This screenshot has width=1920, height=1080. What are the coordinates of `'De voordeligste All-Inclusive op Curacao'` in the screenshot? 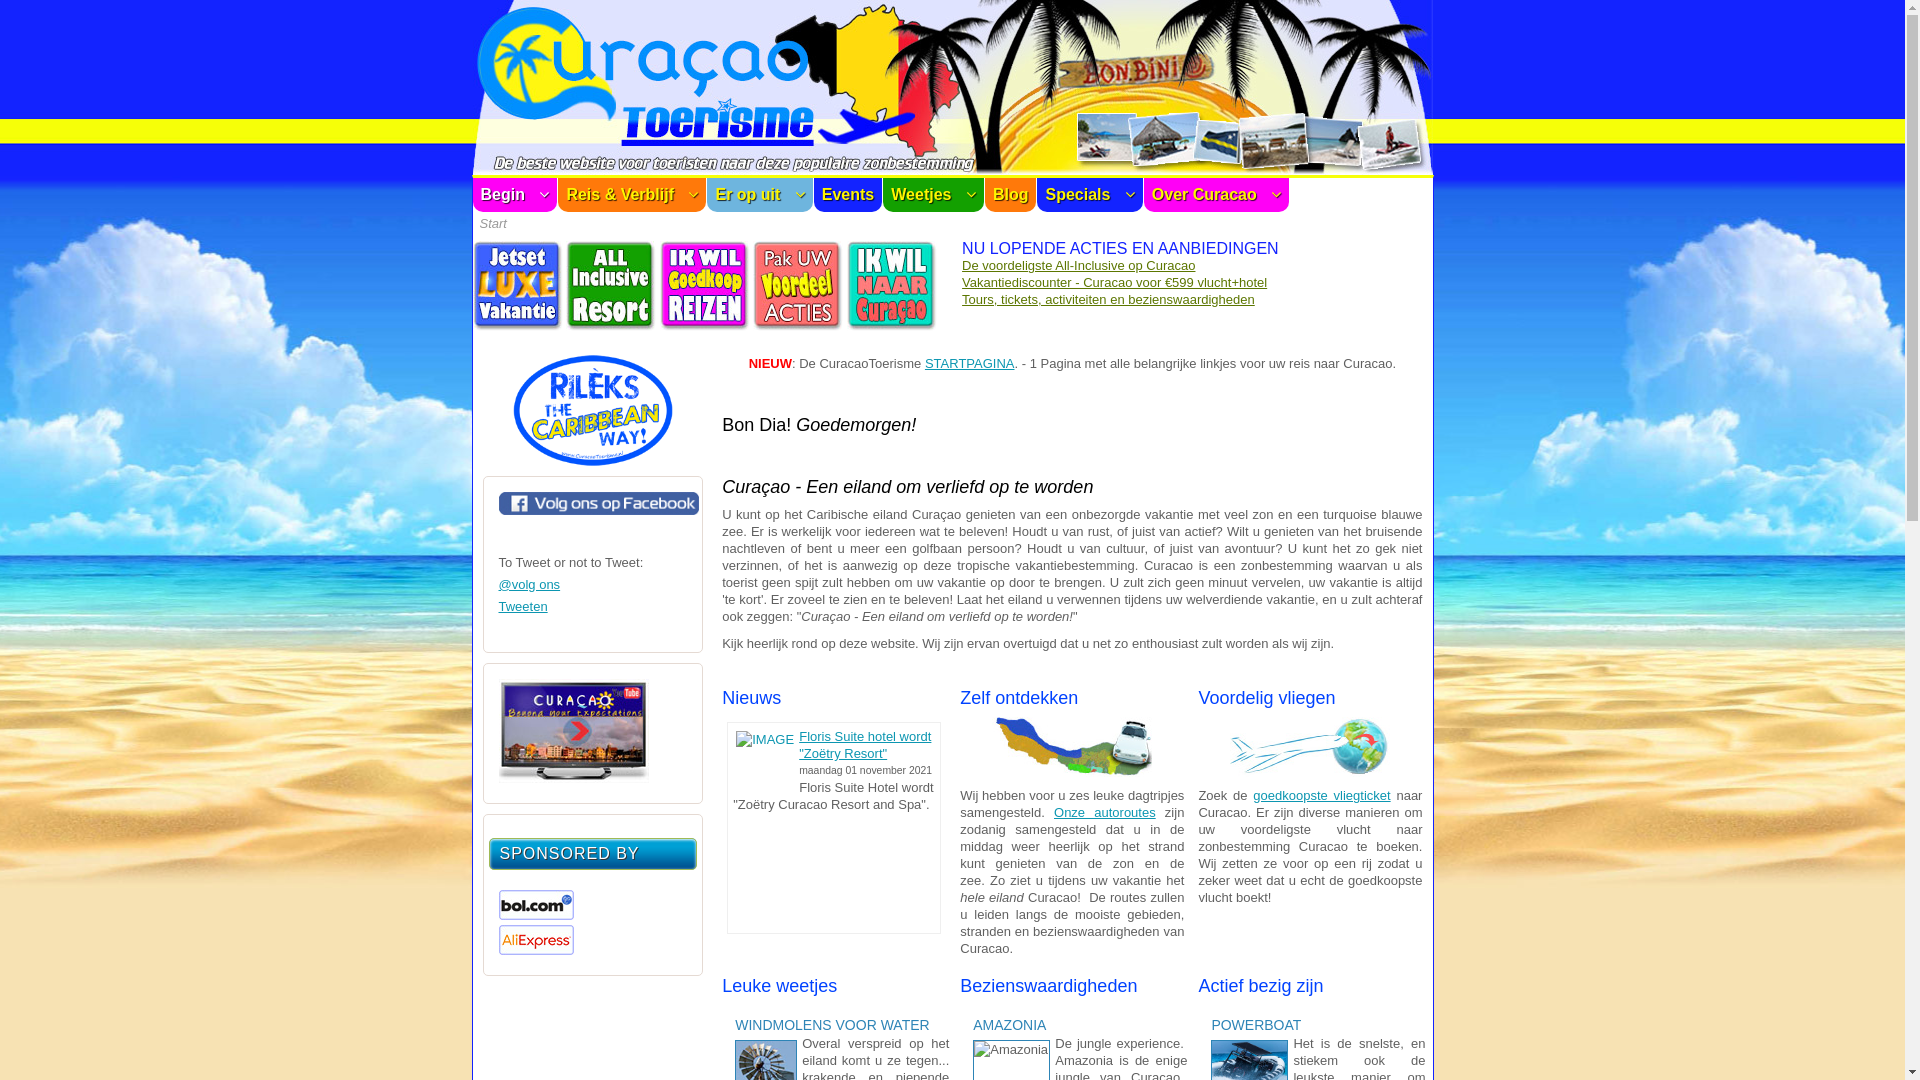 It's located at (1077, 264).